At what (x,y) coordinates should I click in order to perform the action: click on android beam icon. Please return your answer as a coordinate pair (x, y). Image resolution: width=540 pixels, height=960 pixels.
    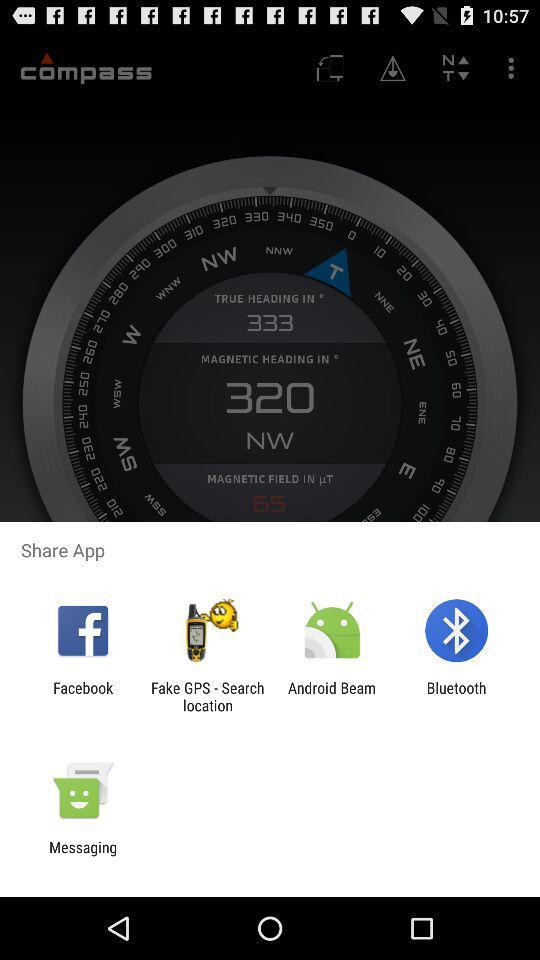
    Looking at the image, I should click on (332, 696).